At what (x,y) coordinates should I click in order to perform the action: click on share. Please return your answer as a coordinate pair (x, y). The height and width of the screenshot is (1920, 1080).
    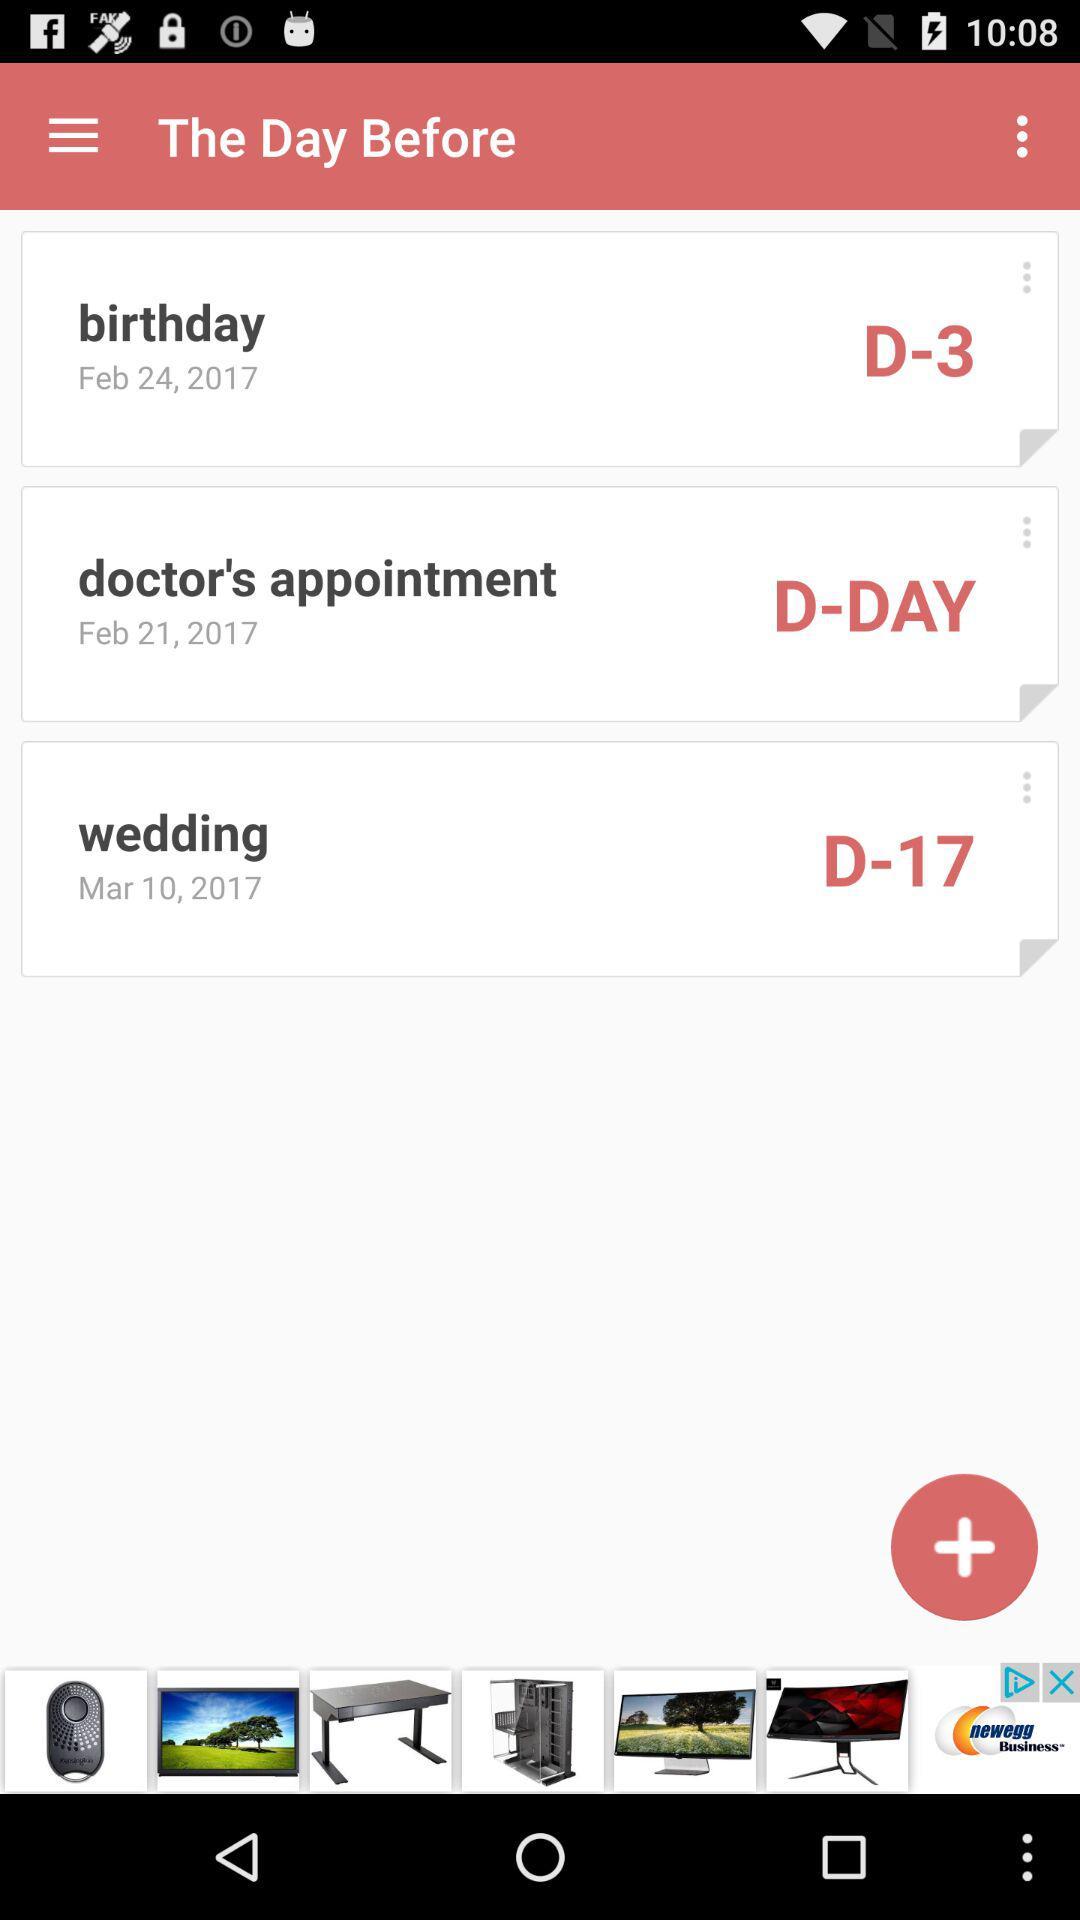
    Looking at the image, I should click on (72, 135).